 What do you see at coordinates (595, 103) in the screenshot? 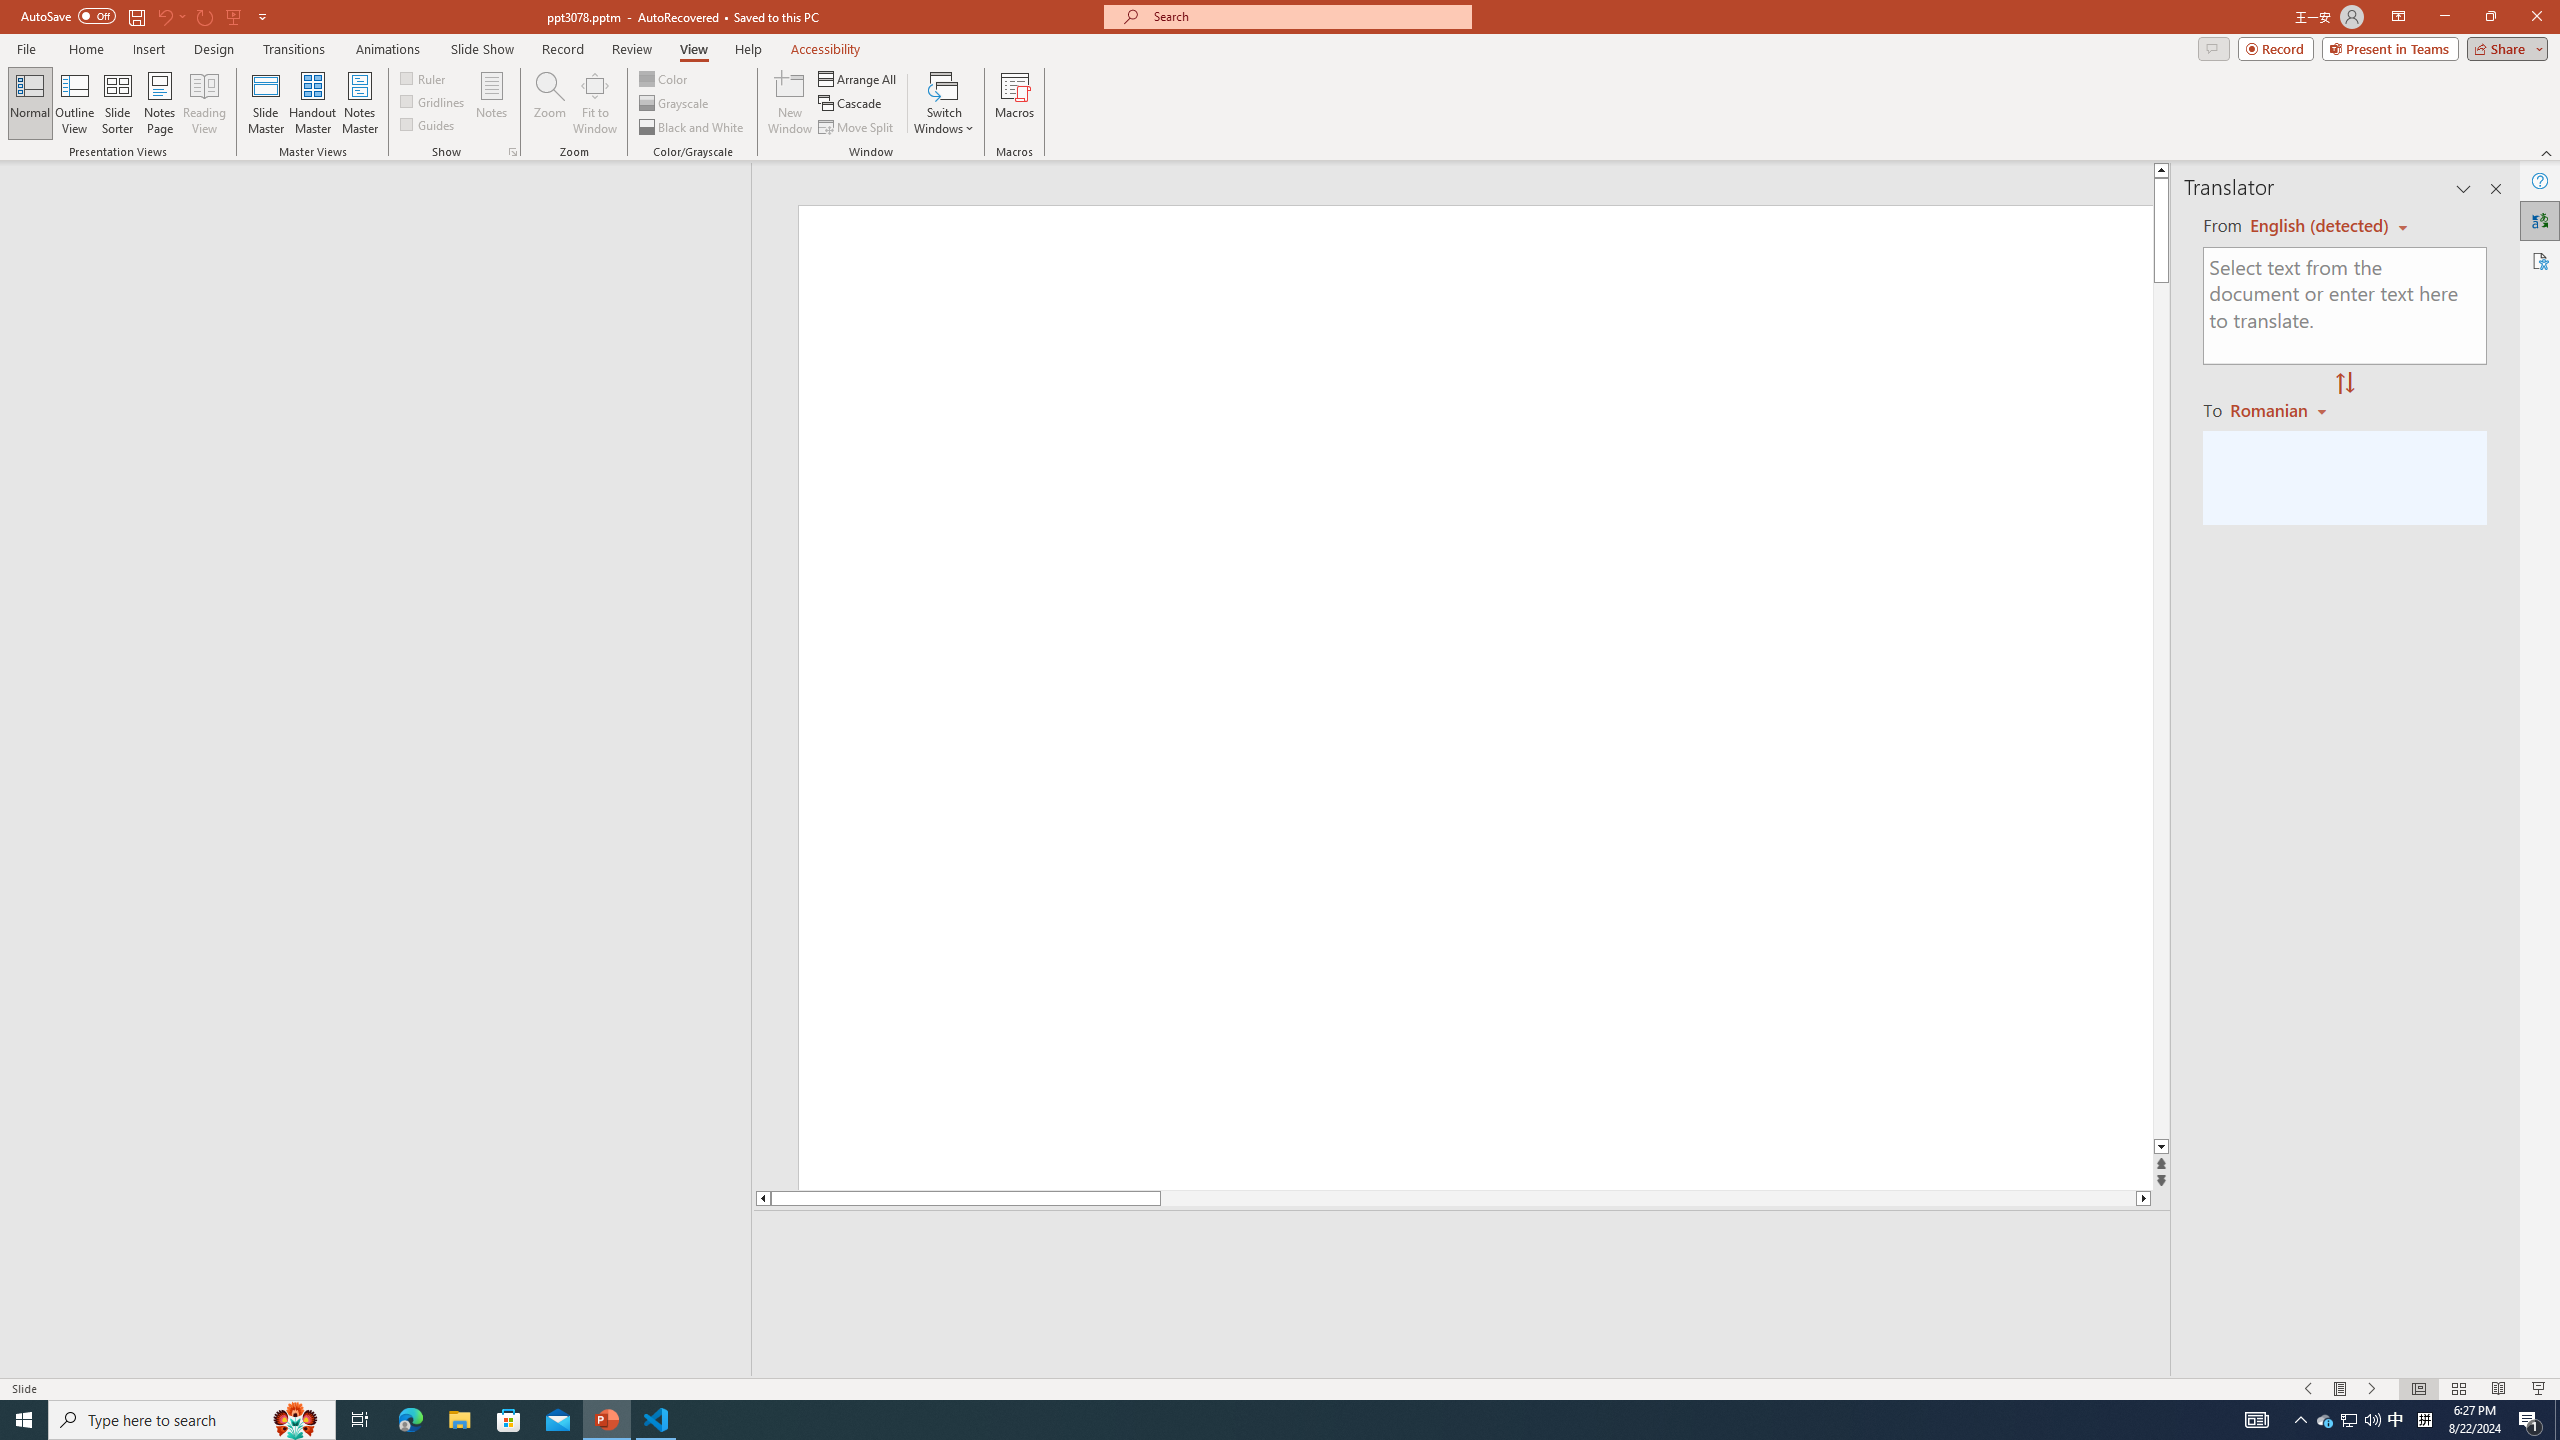
I see `'Fit to Window'` at bounding box center [595, 103].